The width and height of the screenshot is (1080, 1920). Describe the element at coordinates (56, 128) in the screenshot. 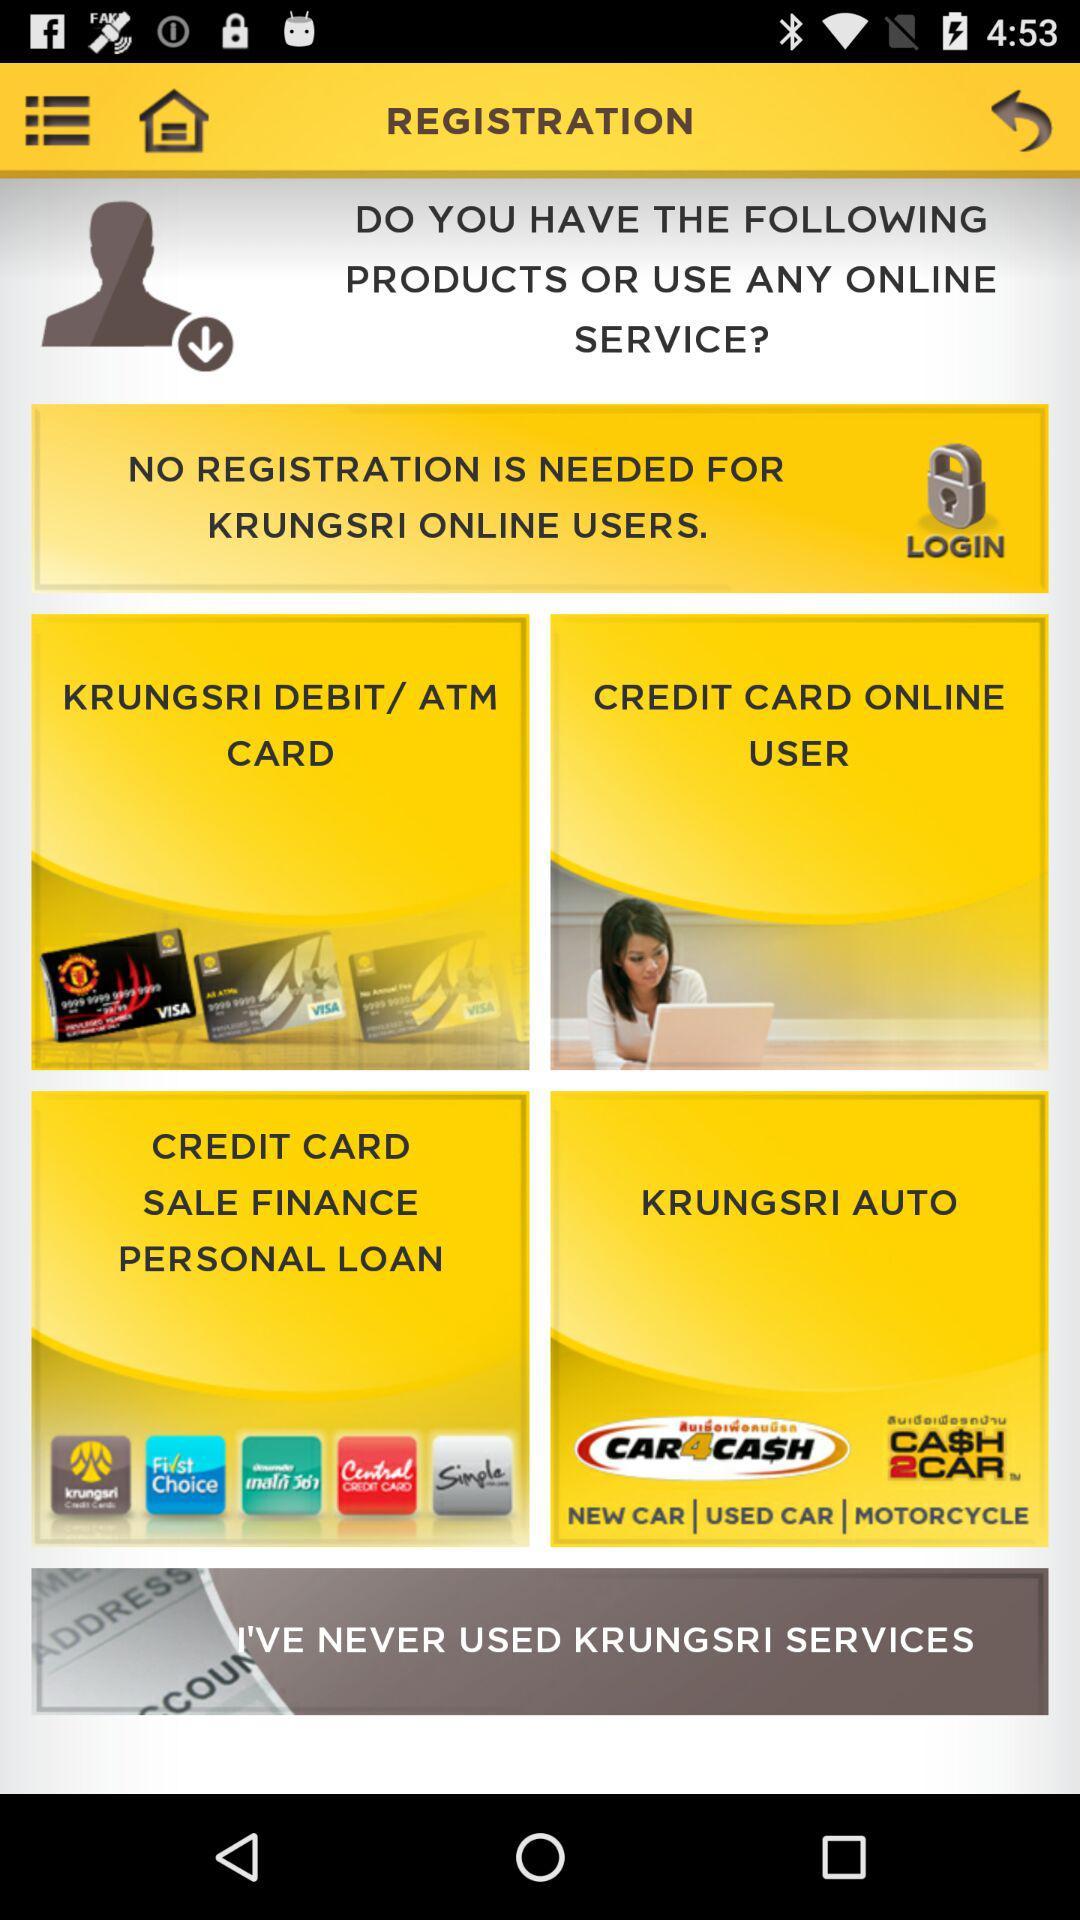

I see `the list icon` at that location.